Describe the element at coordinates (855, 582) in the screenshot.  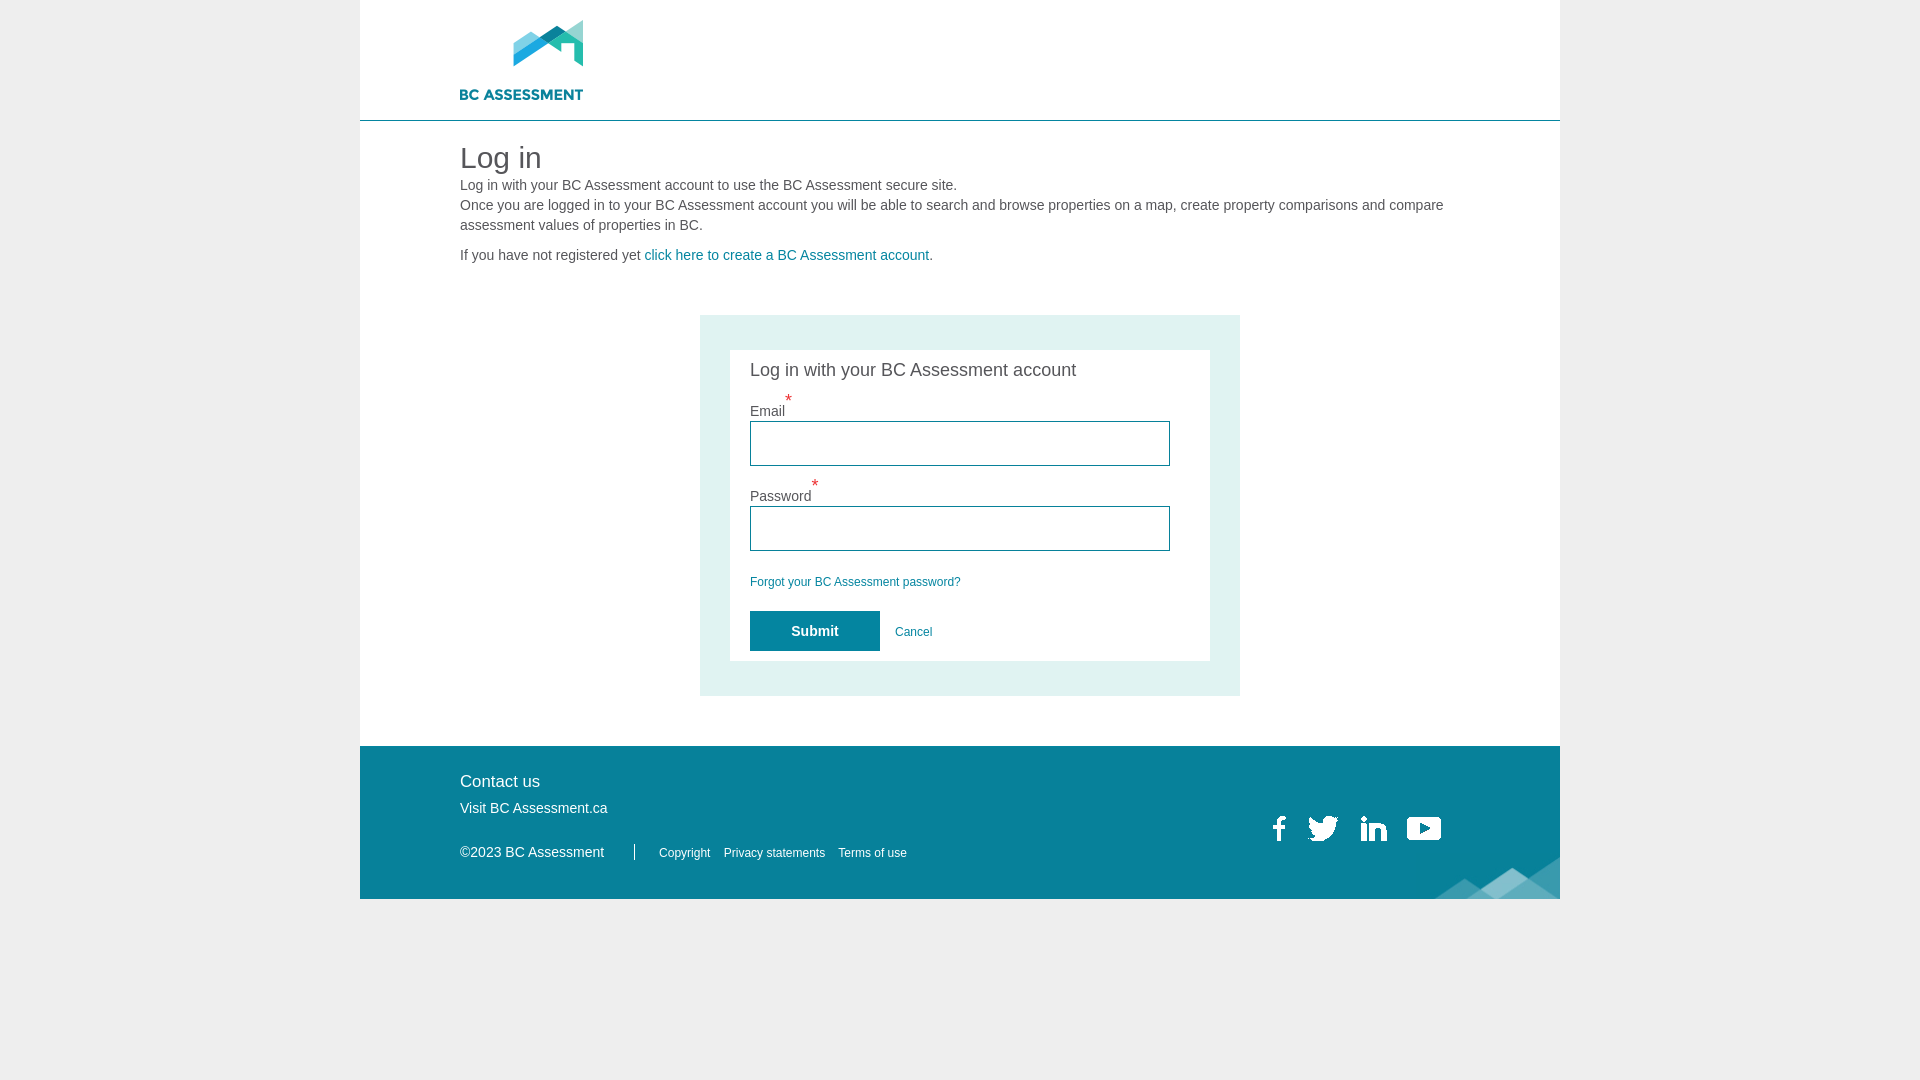
I see `'Forgot your BC Assessment password?'` at that location.